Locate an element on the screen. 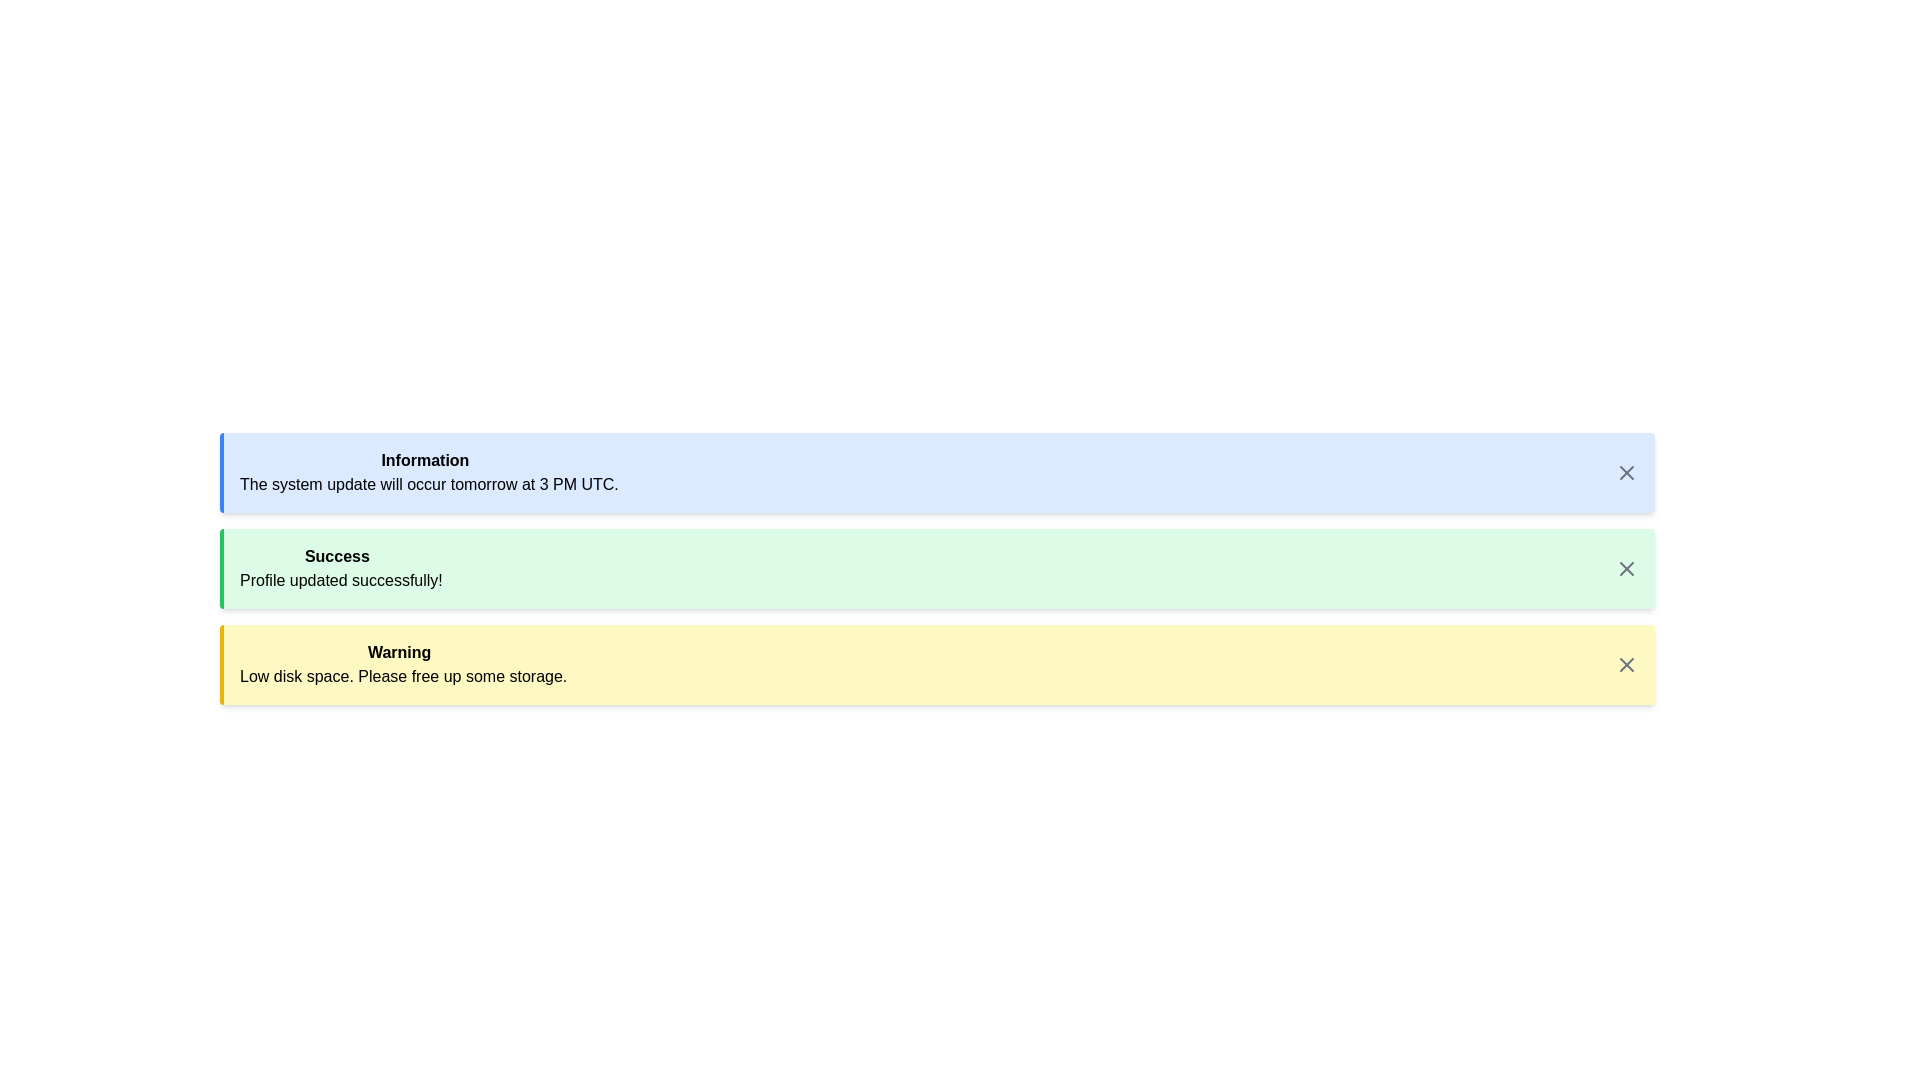 The height and width of the screenshot is (1080, 1920). the static informational text about the scheduled system update located in the notification box titled 'Information' is located at coordinates (428, 485).